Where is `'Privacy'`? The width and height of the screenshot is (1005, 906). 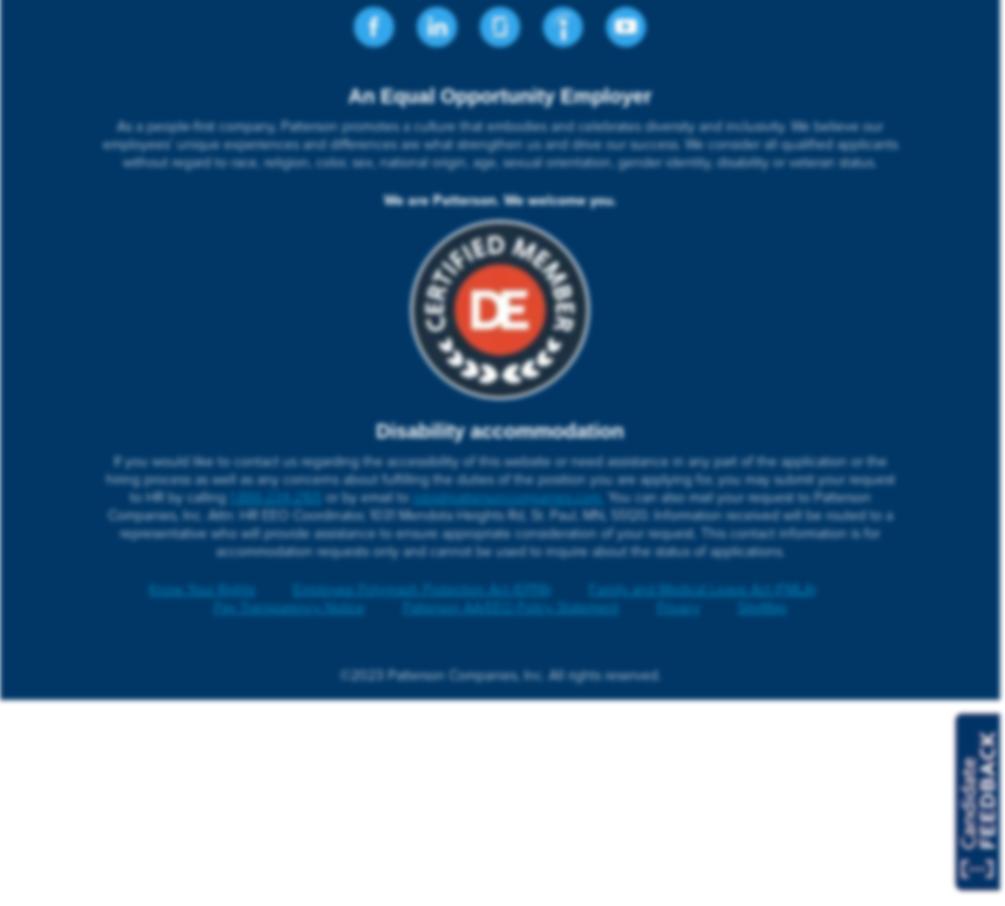 'Privacy' is located at coordinates (654, 607).